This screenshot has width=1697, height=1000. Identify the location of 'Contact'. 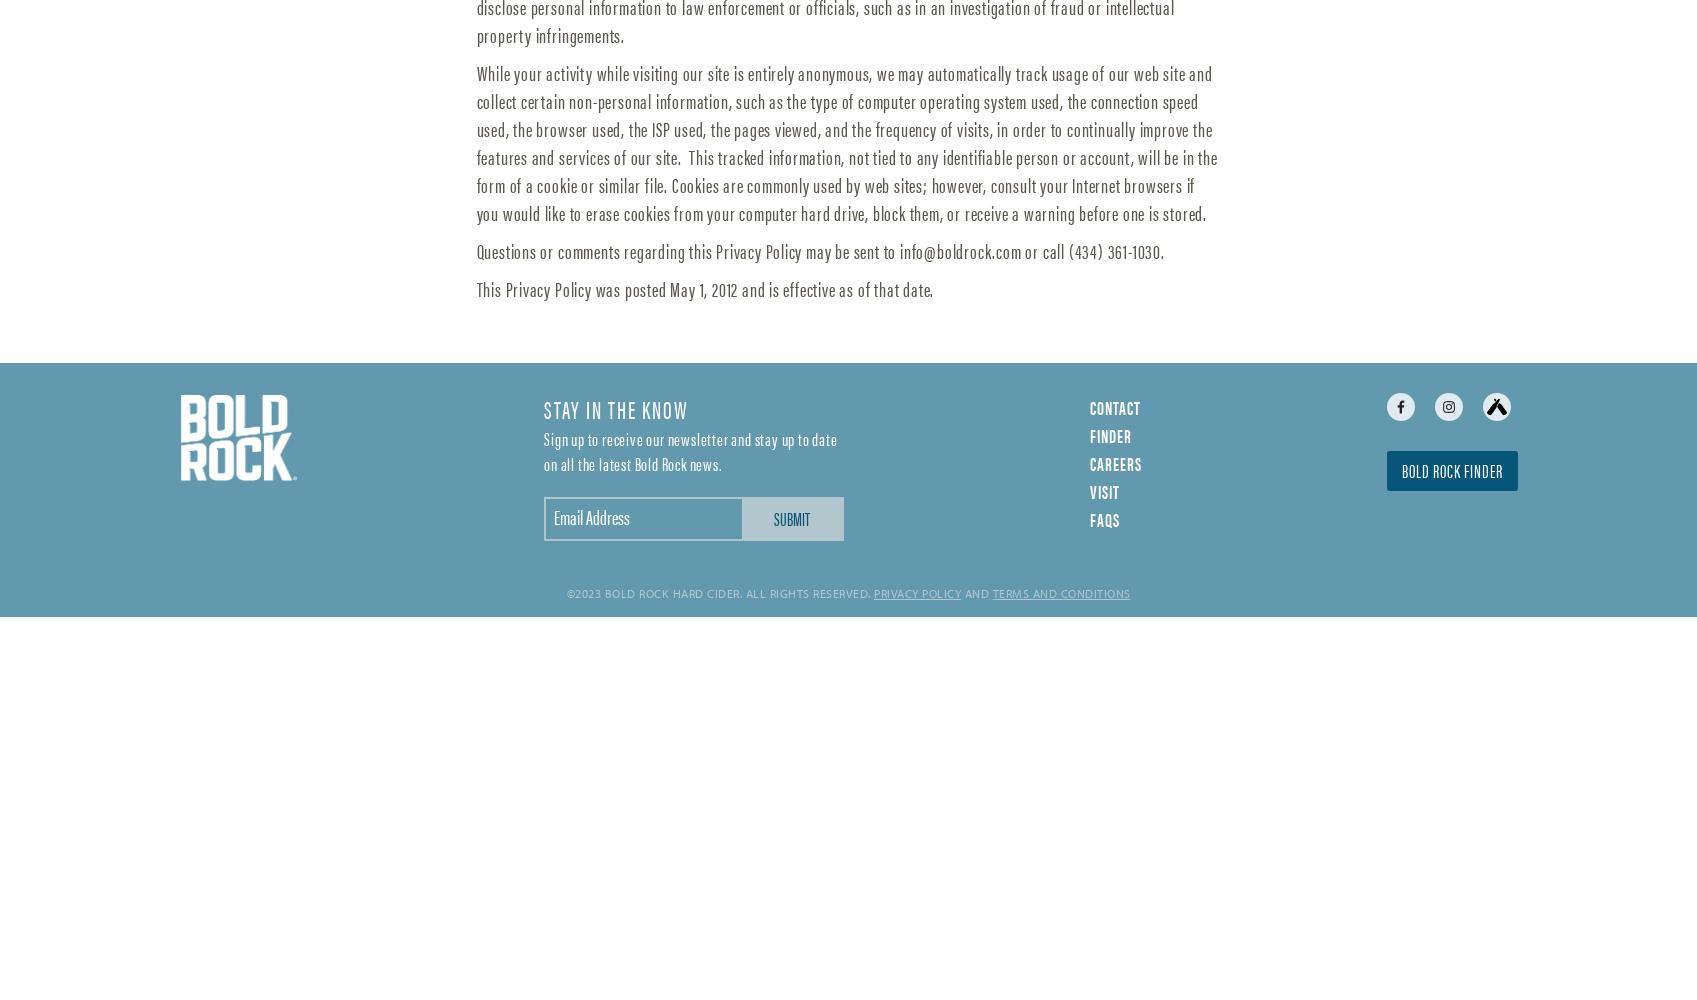
(1114, 406).